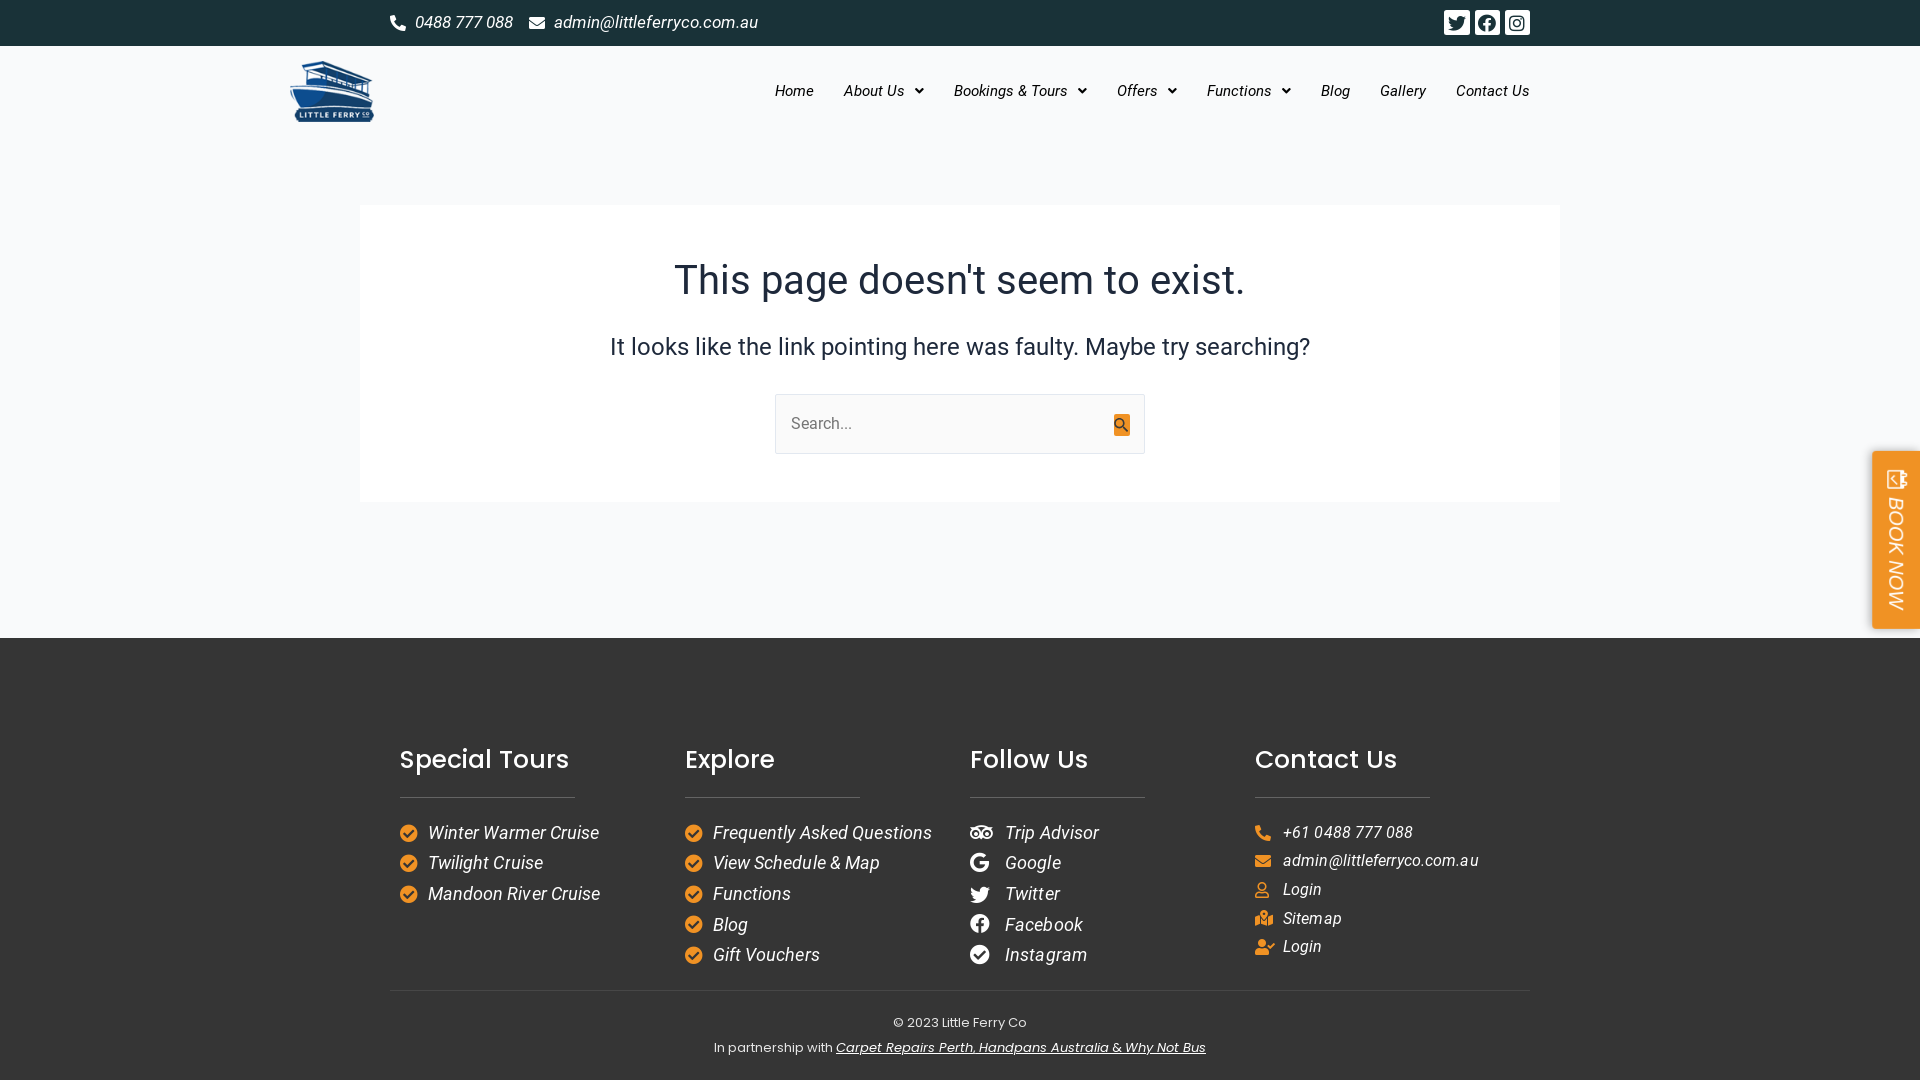 The height and width of the screenshot is (1080, 1920). What do you see at coordinates (1492, 91) in the screenshot?
I see `'Contact Us'` at bounding box center [1492, 91].